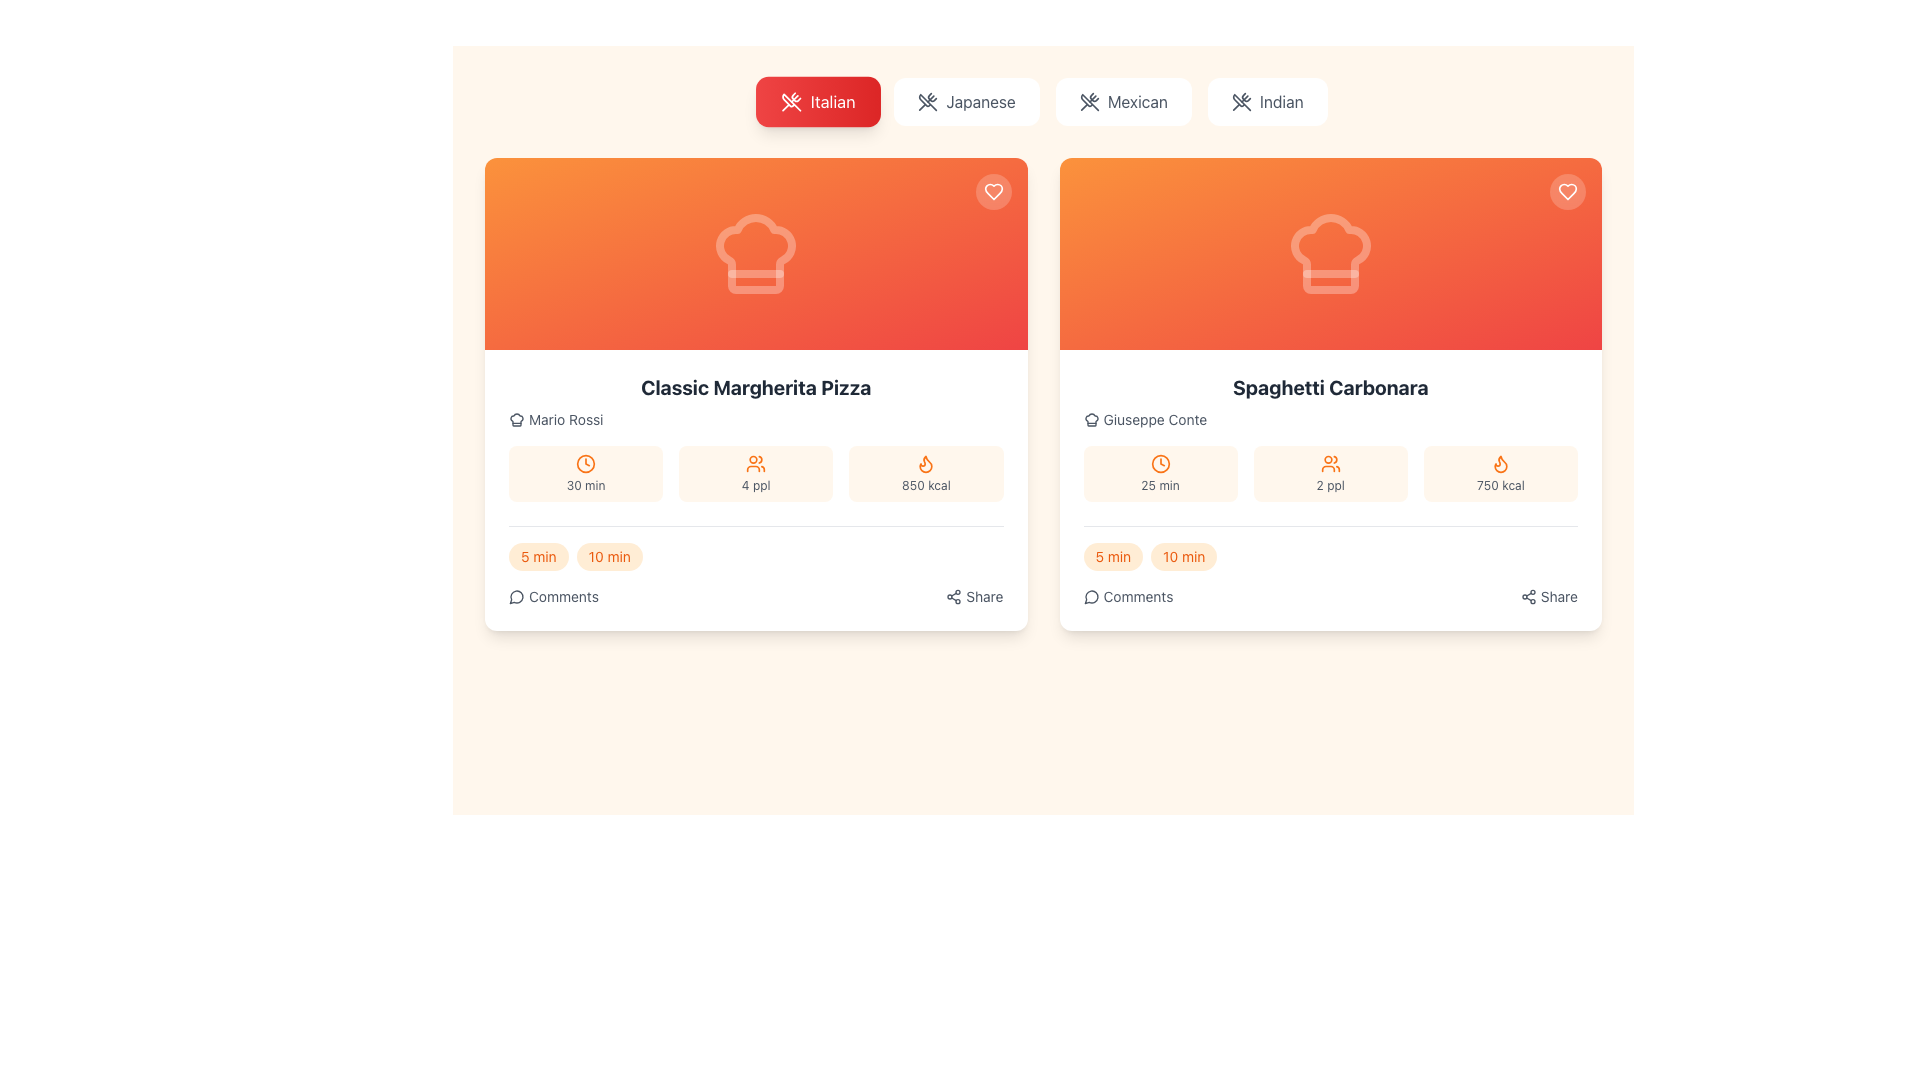 This screenshot has width=1920, height=1080. What do you see at coordinates (1090, 419) in the screenshot?
I see `the chef icon indicating the author of the recipe 'Giuseppe Conte' located in the user attribution section under the 'Spaghetti Carbonara' card` at bounding box center [1090, 419].